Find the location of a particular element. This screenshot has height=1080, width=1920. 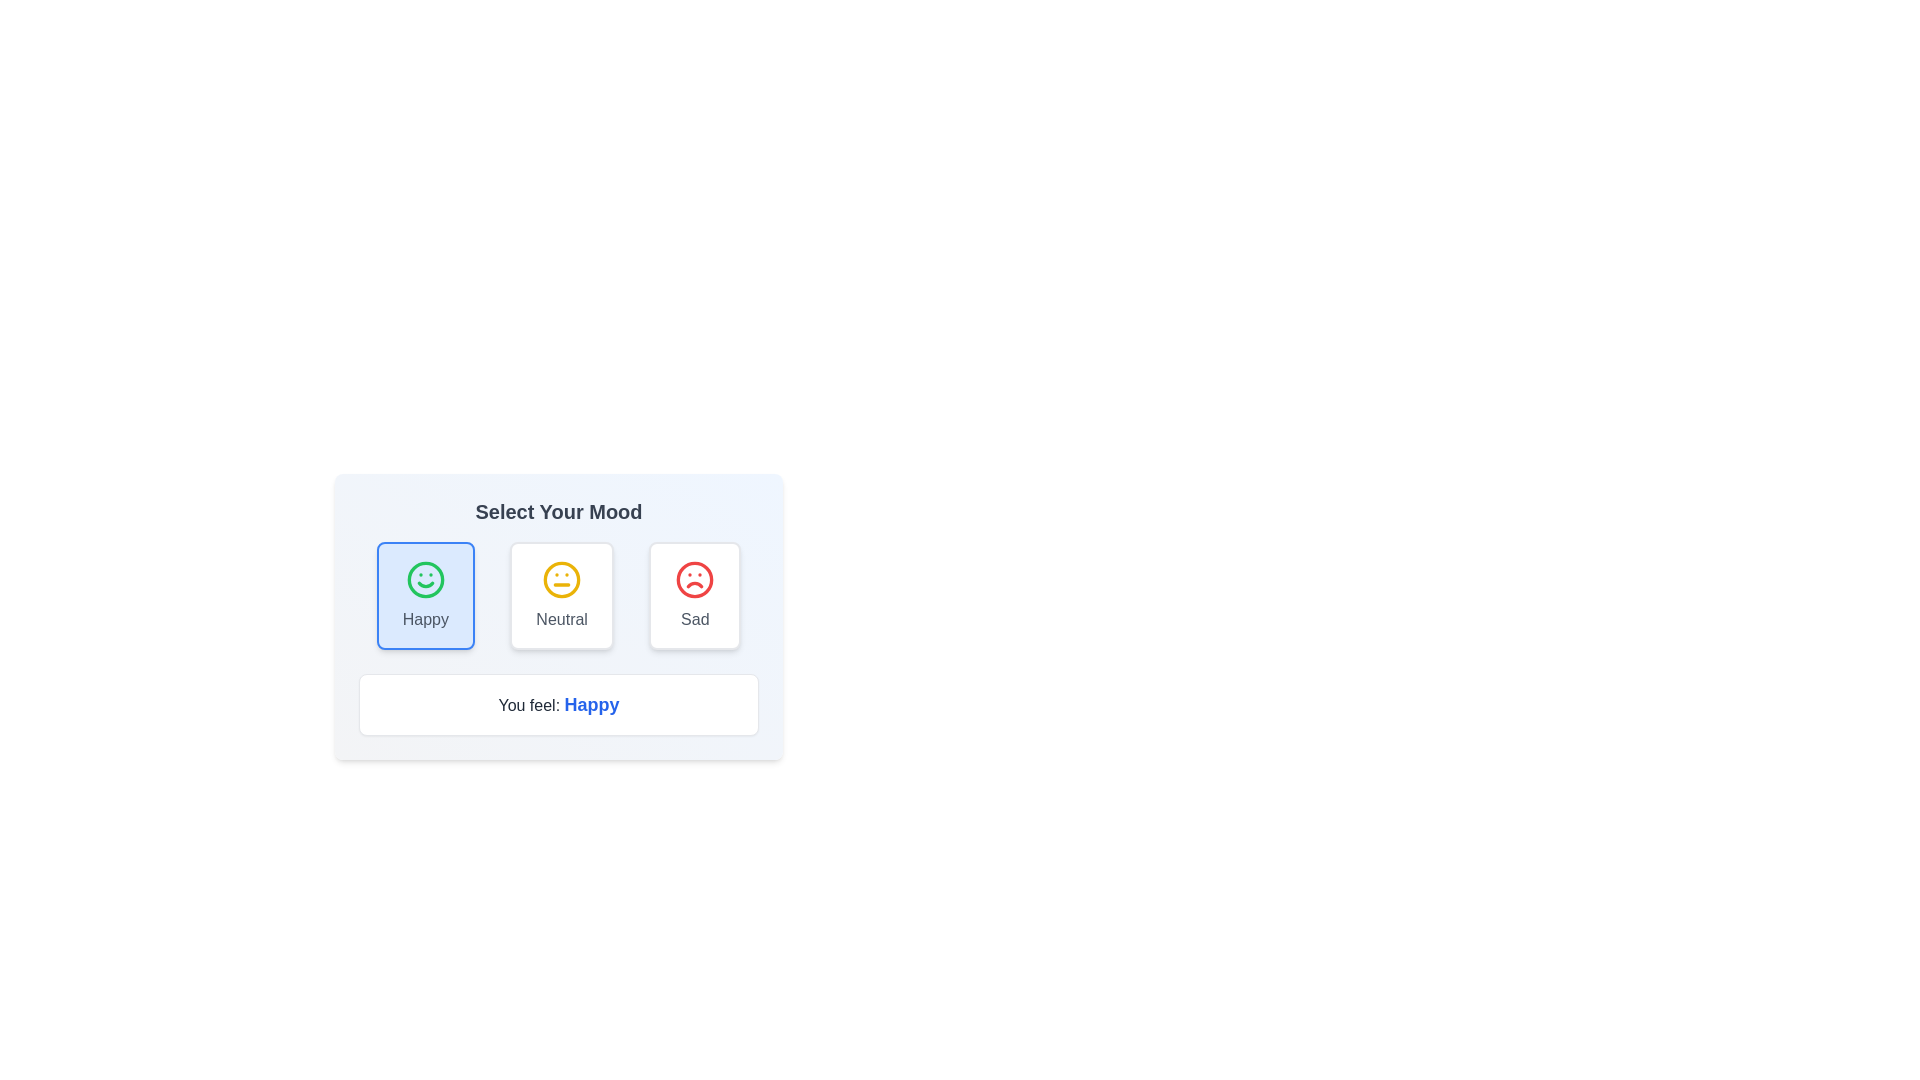

the yellow circular icon with a neutral face expression, which is the main icon within the 'Neutral' mood option, located centrally above the word 'Neutral' is located at coordinates (561, 579).